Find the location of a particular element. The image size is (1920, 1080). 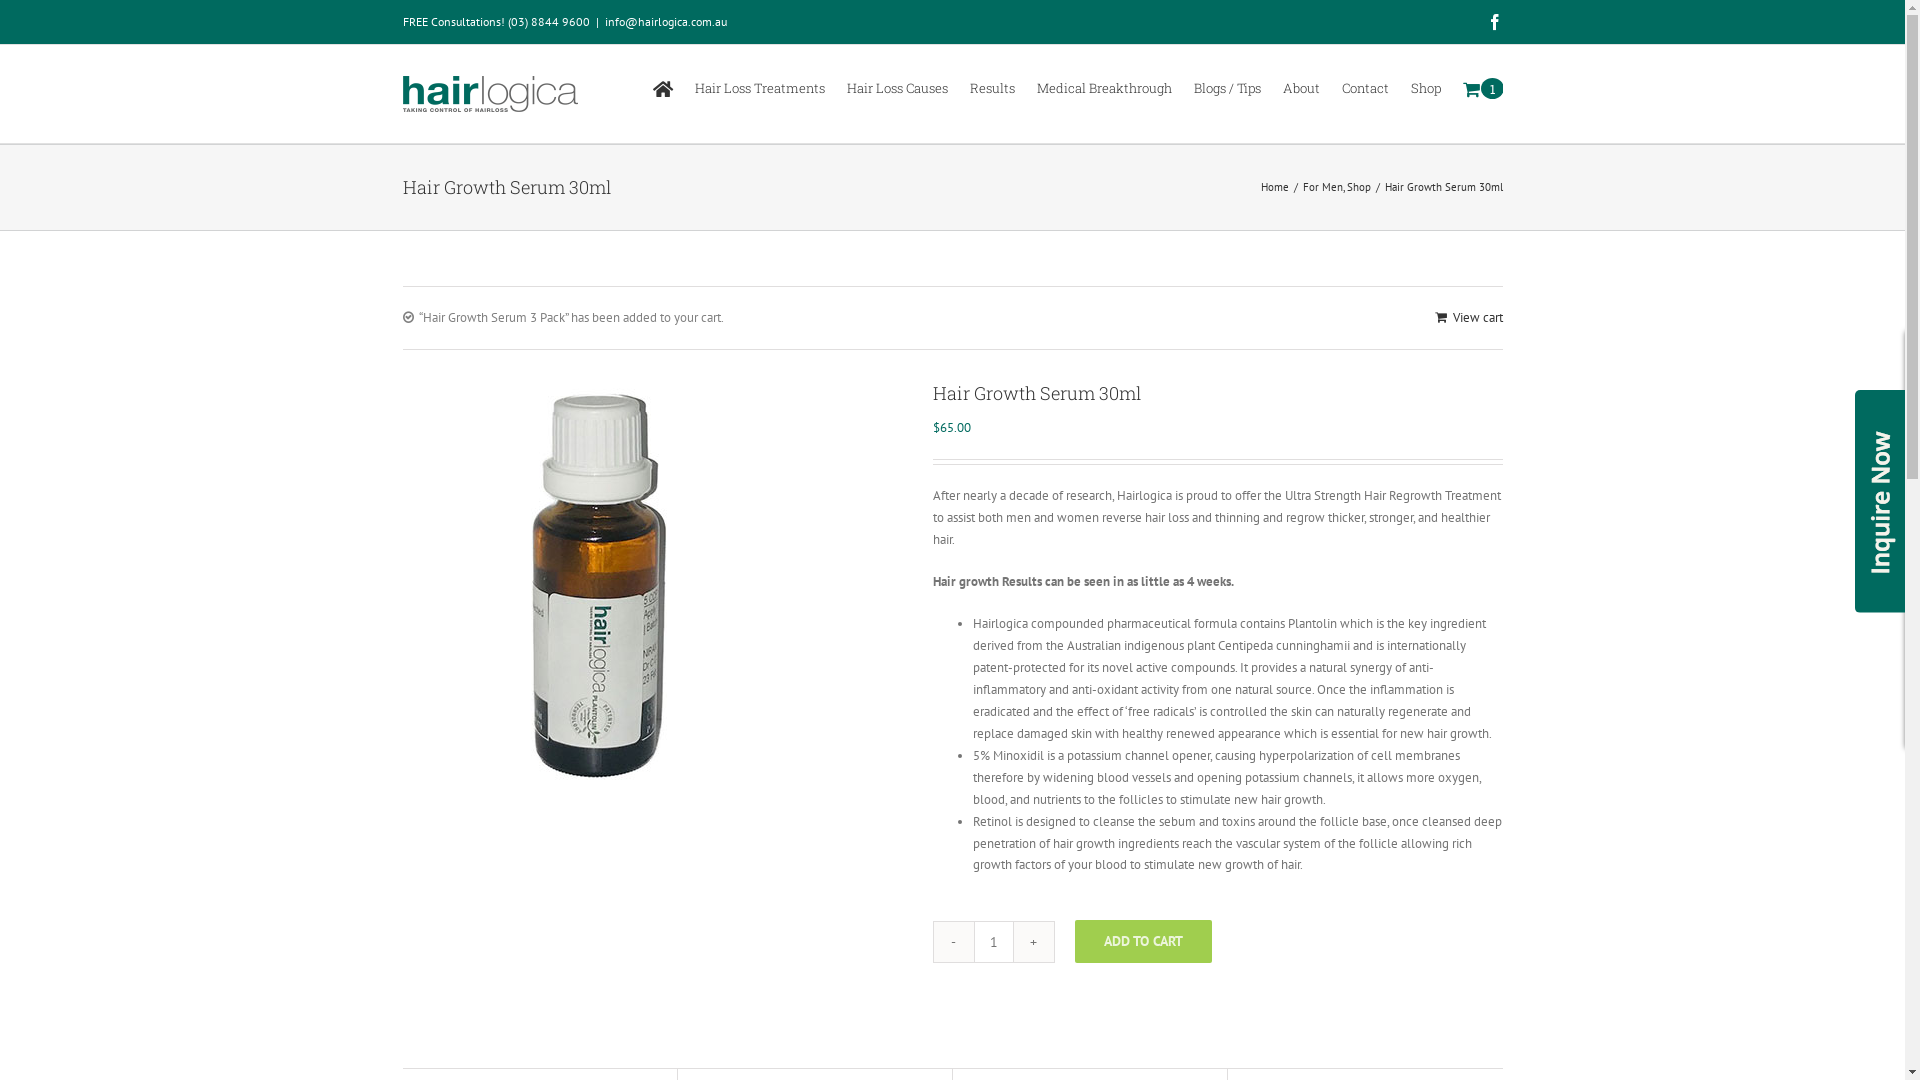

'View cart' is located at coordinates (1468, 316).